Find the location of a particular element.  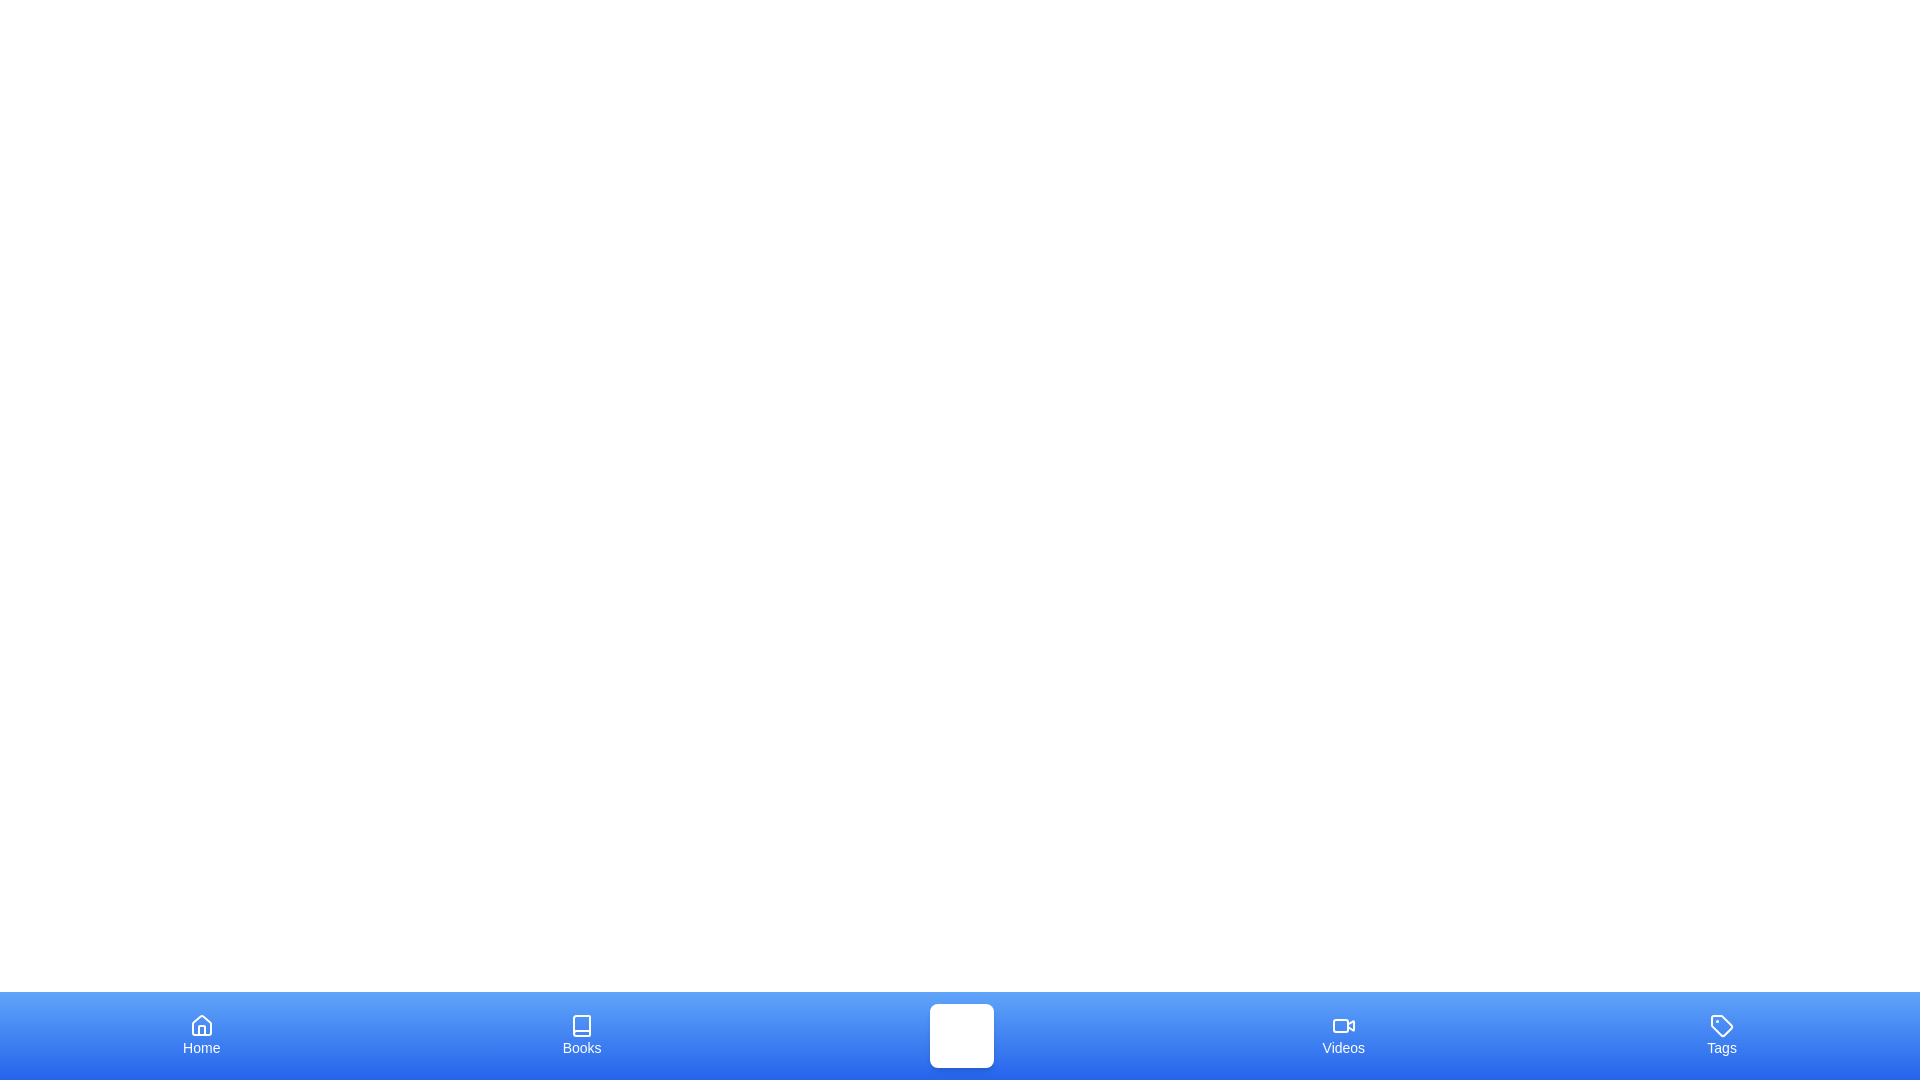

the Tags tab to activate it is located at coordinates (1721, 1035).